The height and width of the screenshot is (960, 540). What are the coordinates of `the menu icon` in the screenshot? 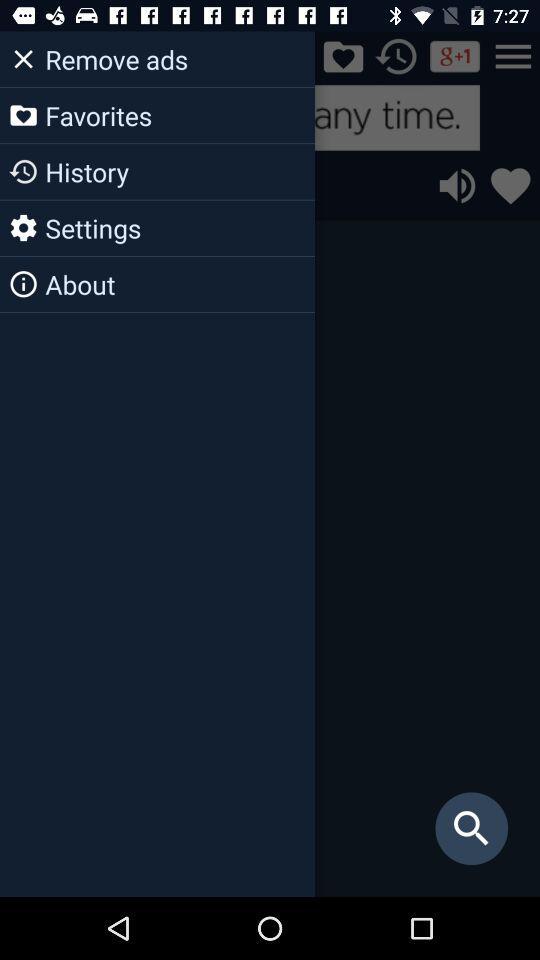 It's located at (513, 55).